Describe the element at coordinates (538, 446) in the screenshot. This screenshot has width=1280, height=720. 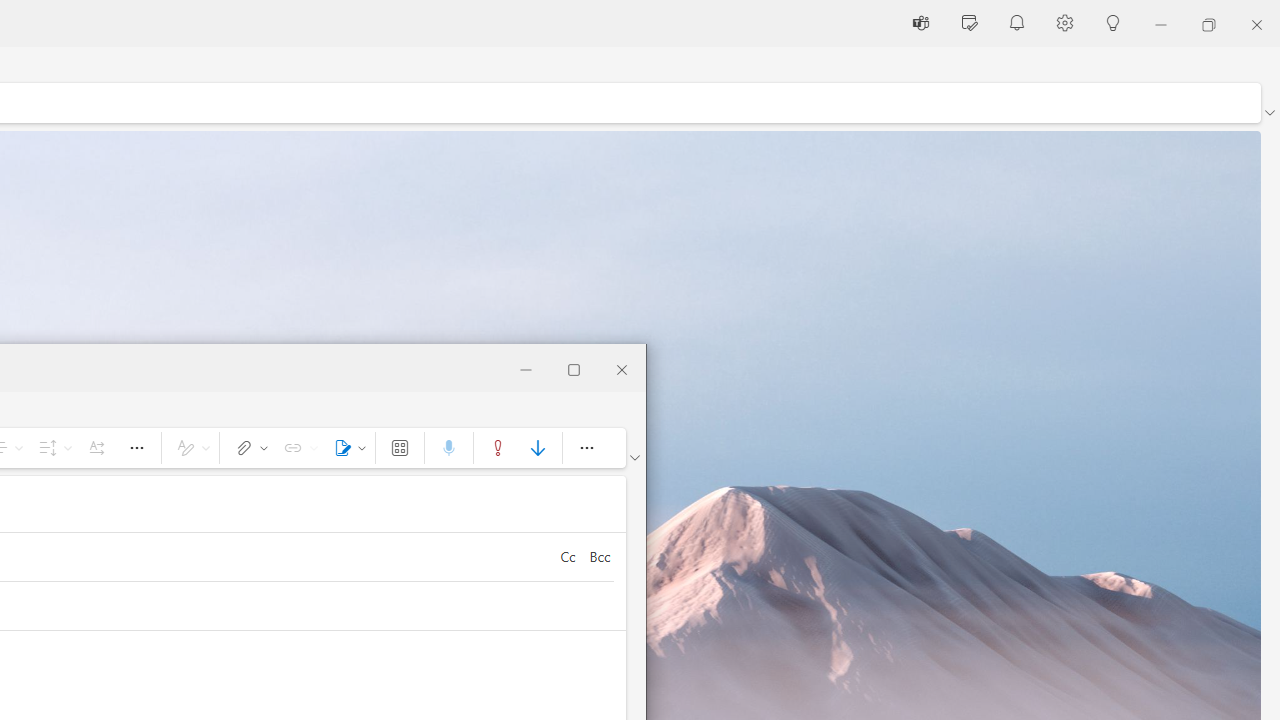
I see `'Low importance'` at that location.